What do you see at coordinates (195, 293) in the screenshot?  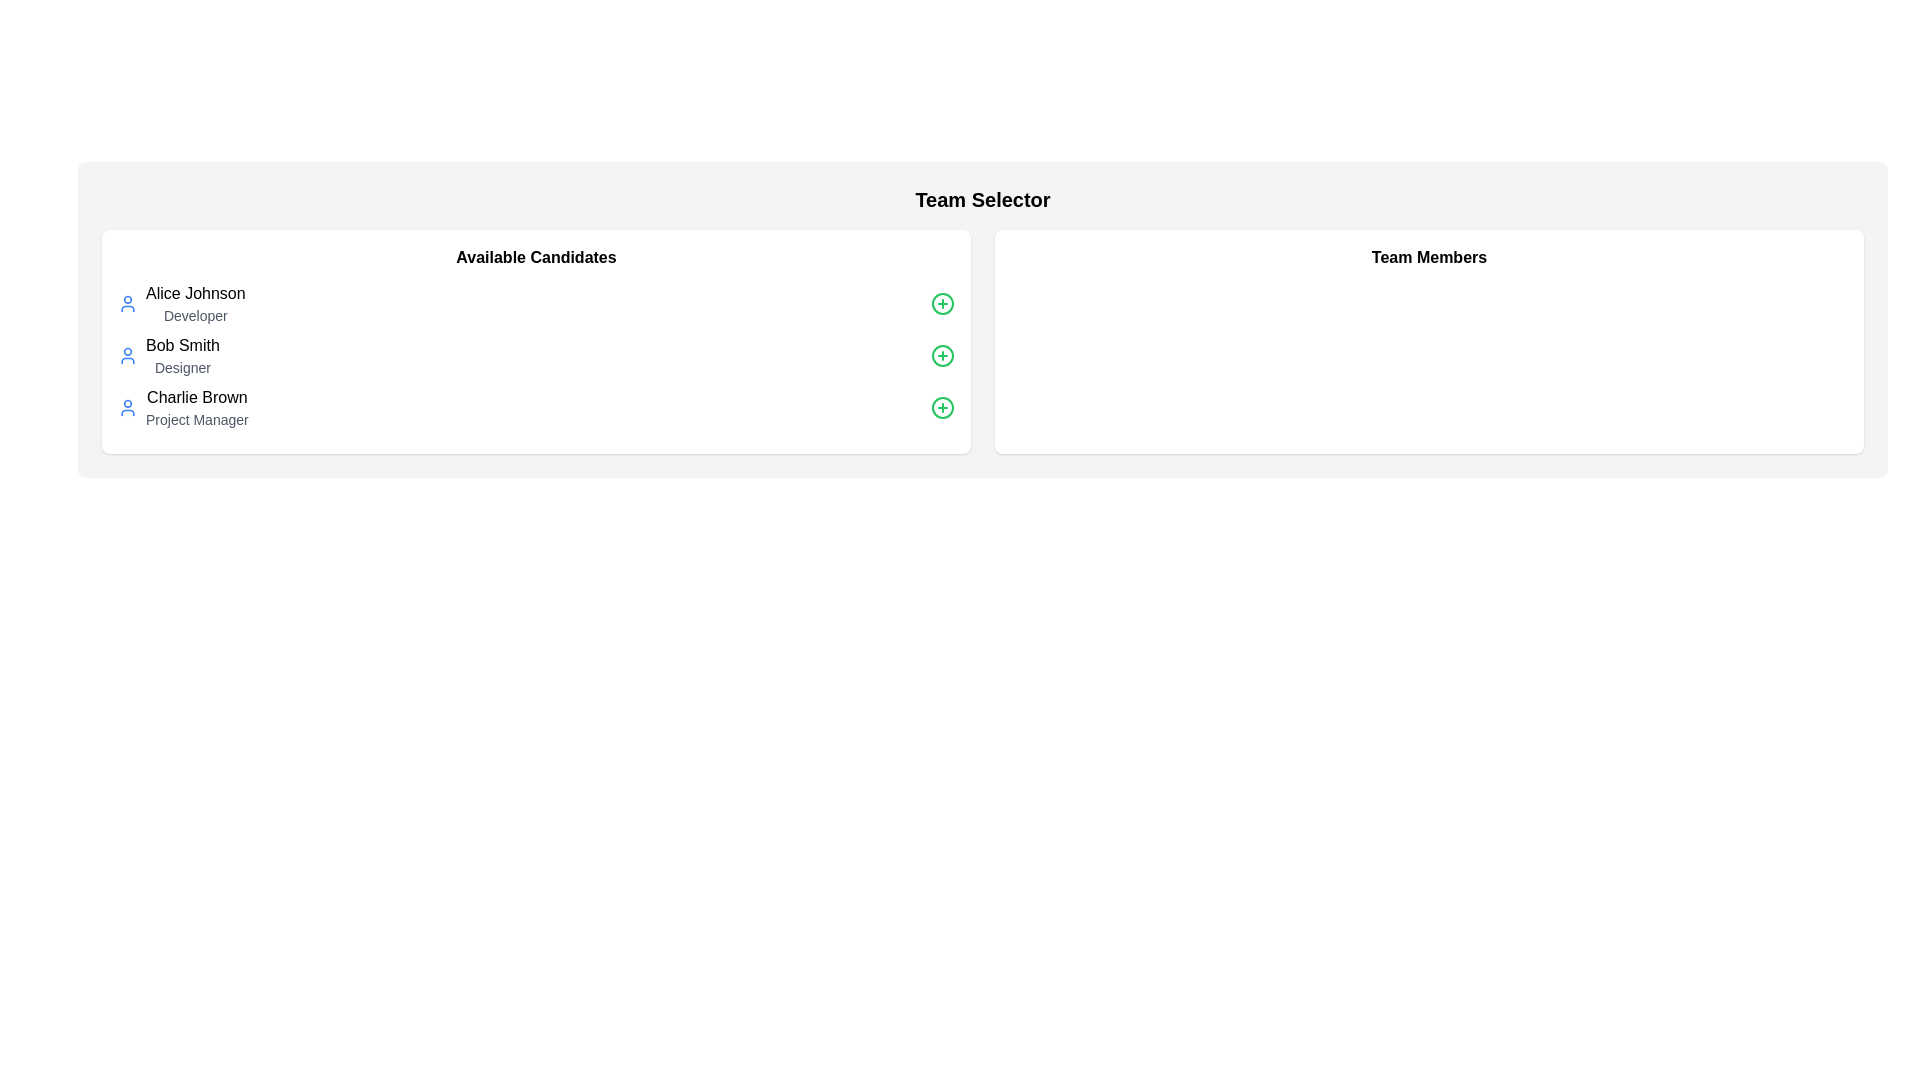 I see `text label identifying the candidate's name 'Alice Johnson' in the list of available candidates` at bounding box center [195, 293].